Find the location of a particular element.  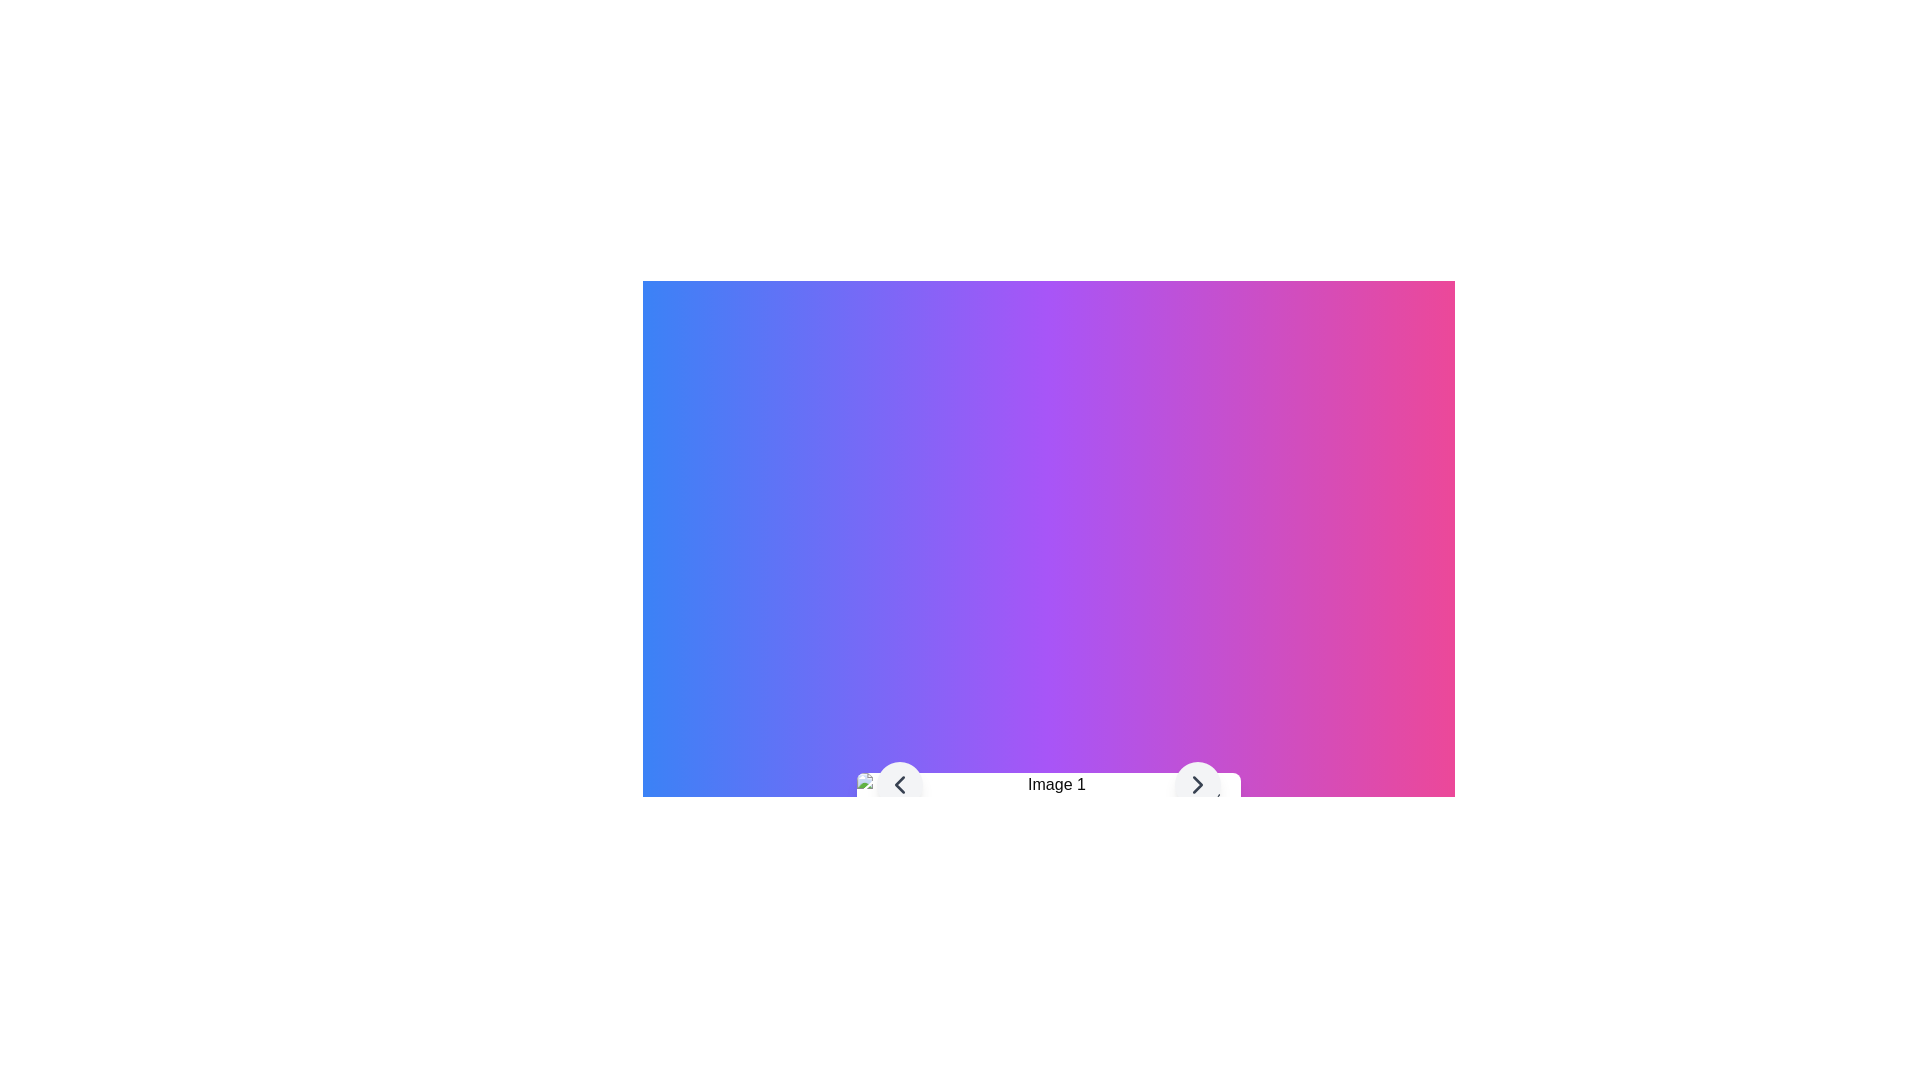

the right-facing chevron icon used for navigation is located at coordinates (1198, 784).